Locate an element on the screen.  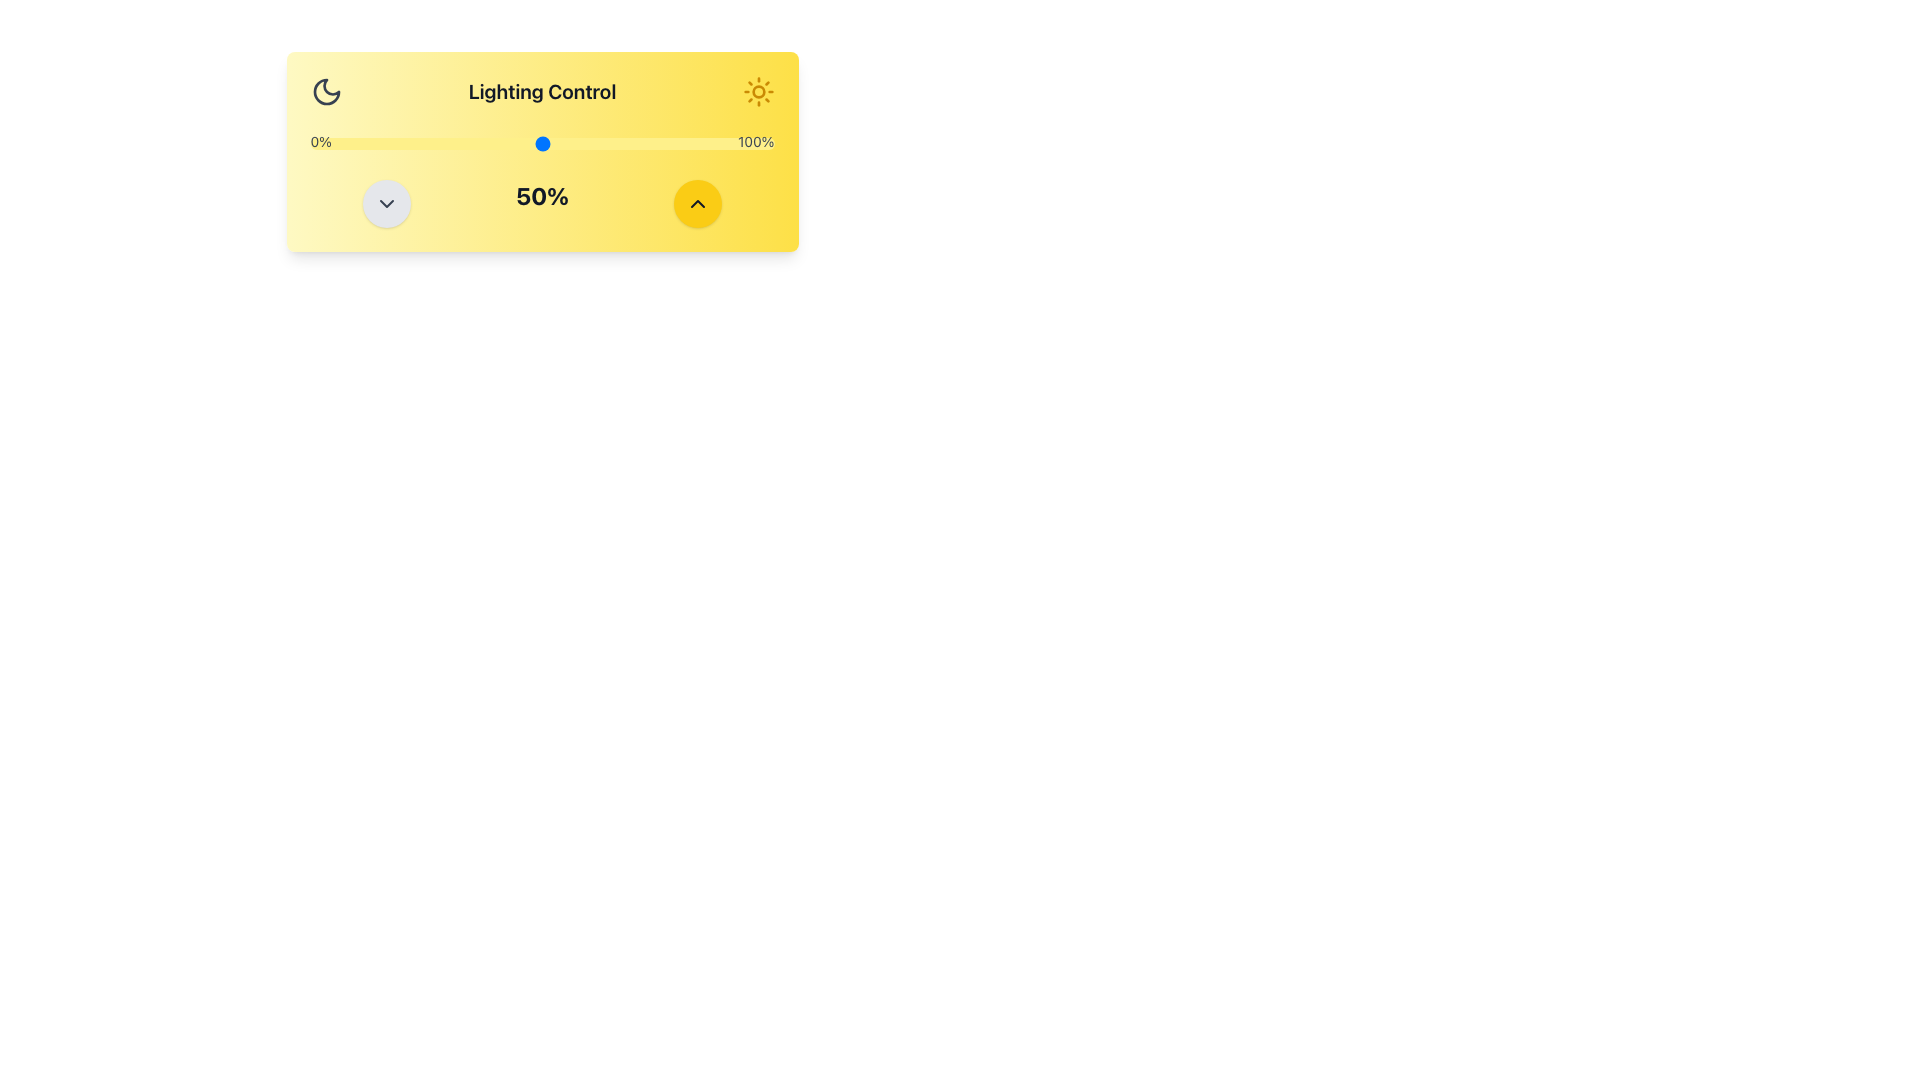
the Display Text element that shows the current lighting intensity as a percentage, positioned centrally between interactive circular buttons is located at coordinates (542, 204).